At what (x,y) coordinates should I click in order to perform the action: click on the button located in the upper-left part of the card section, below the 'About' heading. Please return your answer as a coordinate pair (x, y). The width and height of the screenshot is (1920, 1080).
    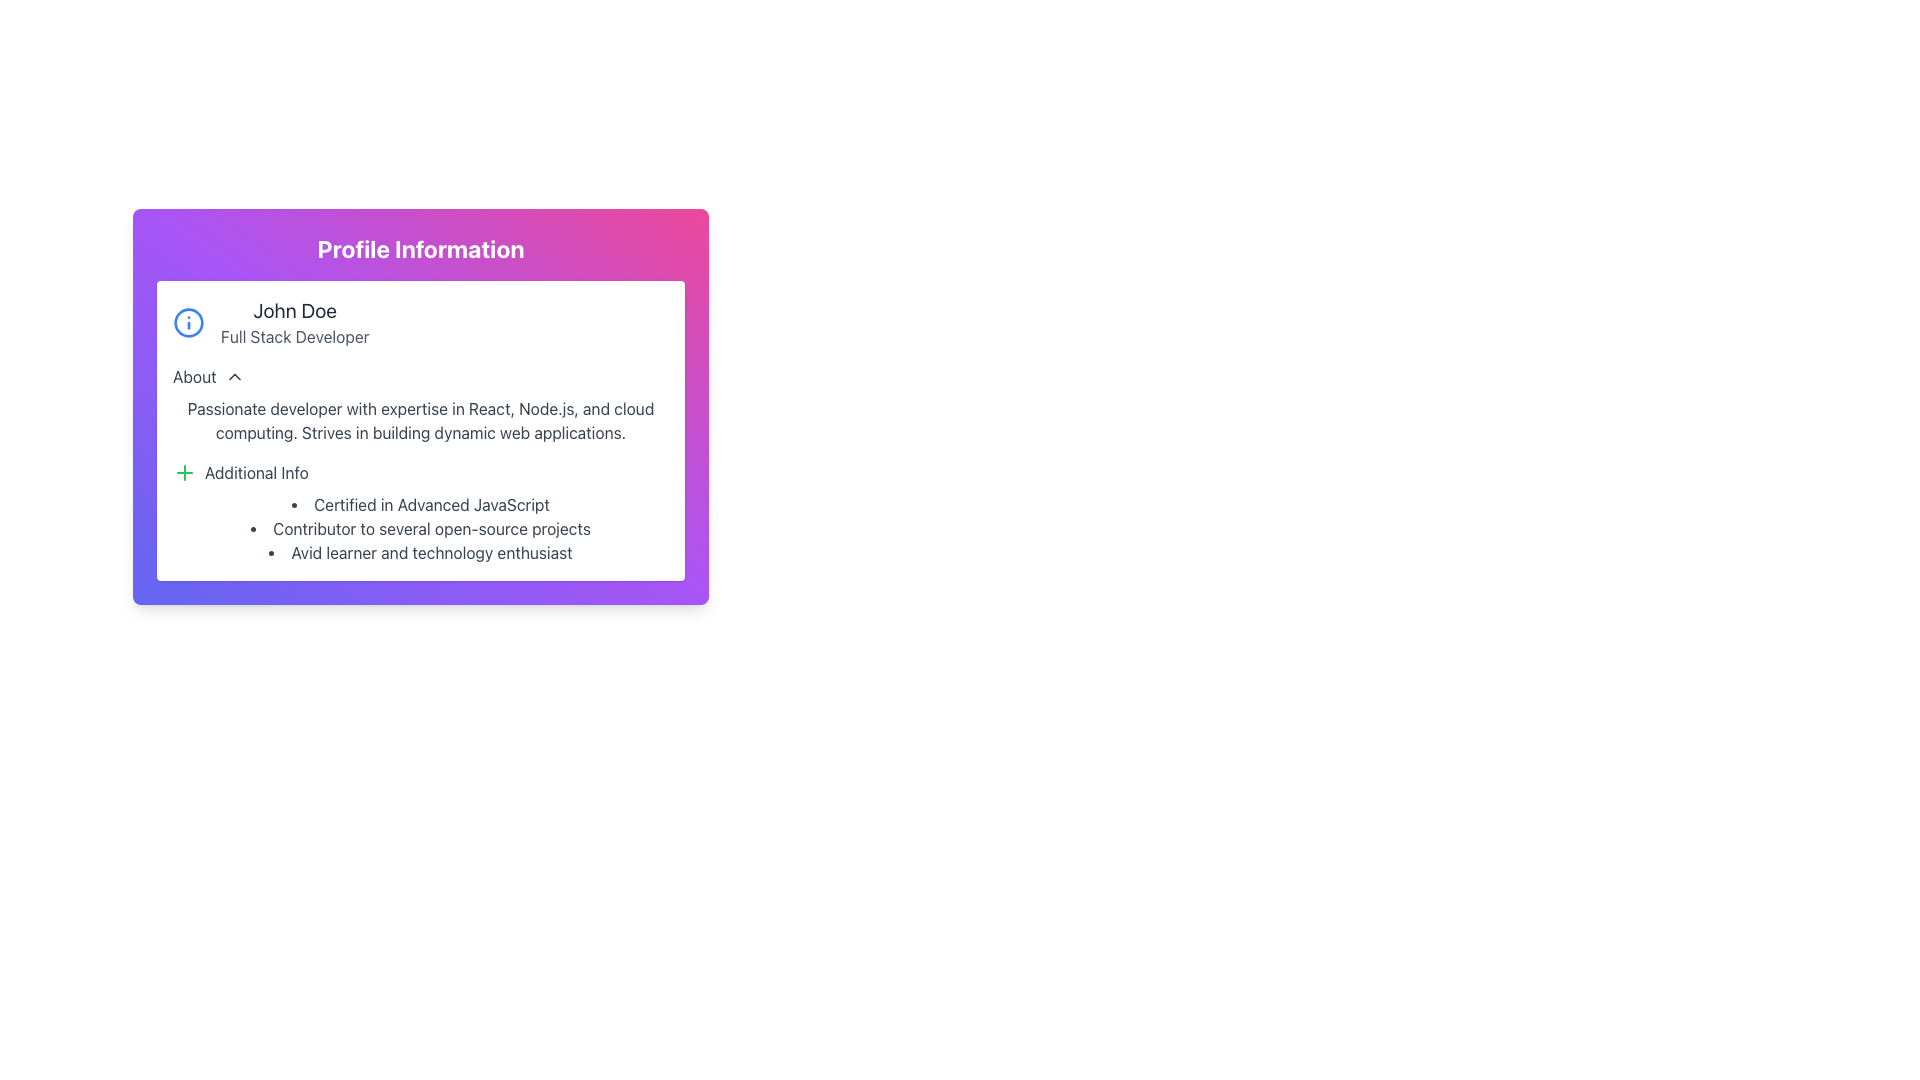
    Looking at the image, I should click on (240, 473).